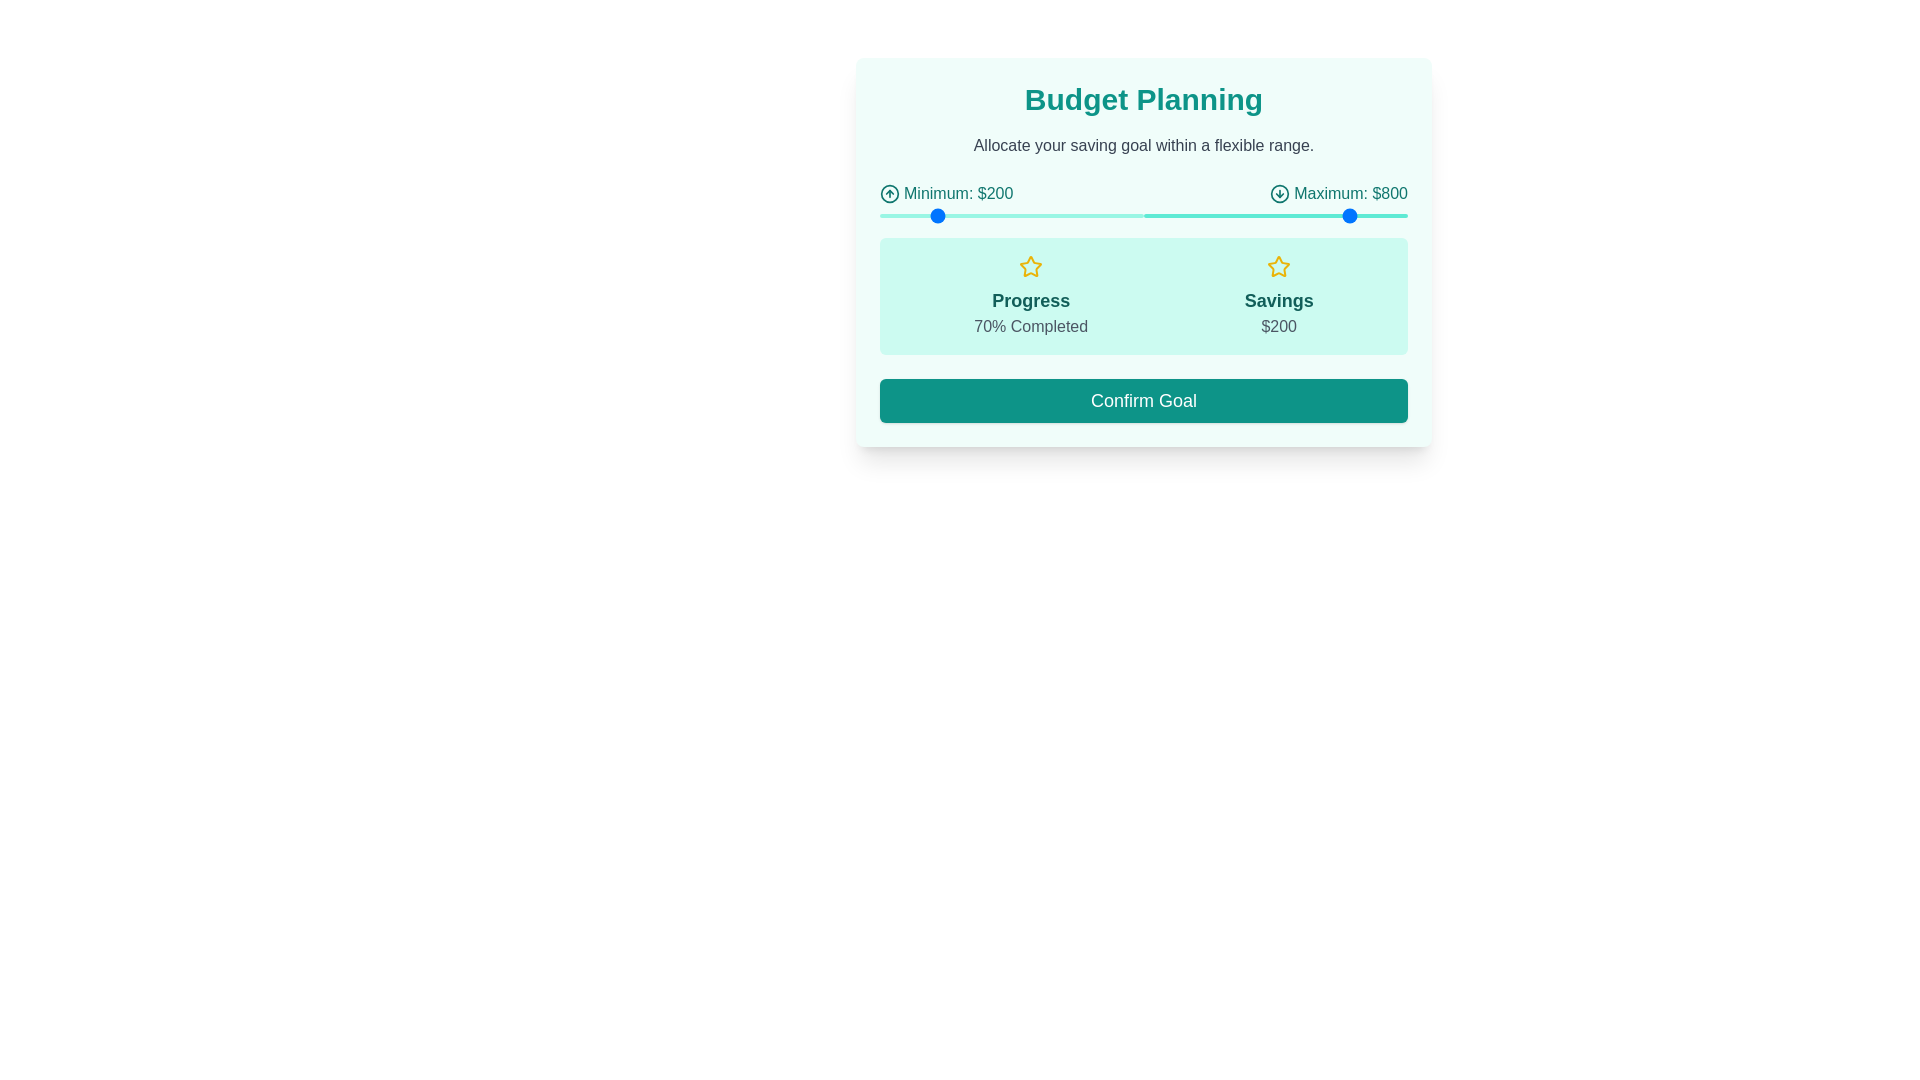  I want to click on the slider, so click(1383, 216).